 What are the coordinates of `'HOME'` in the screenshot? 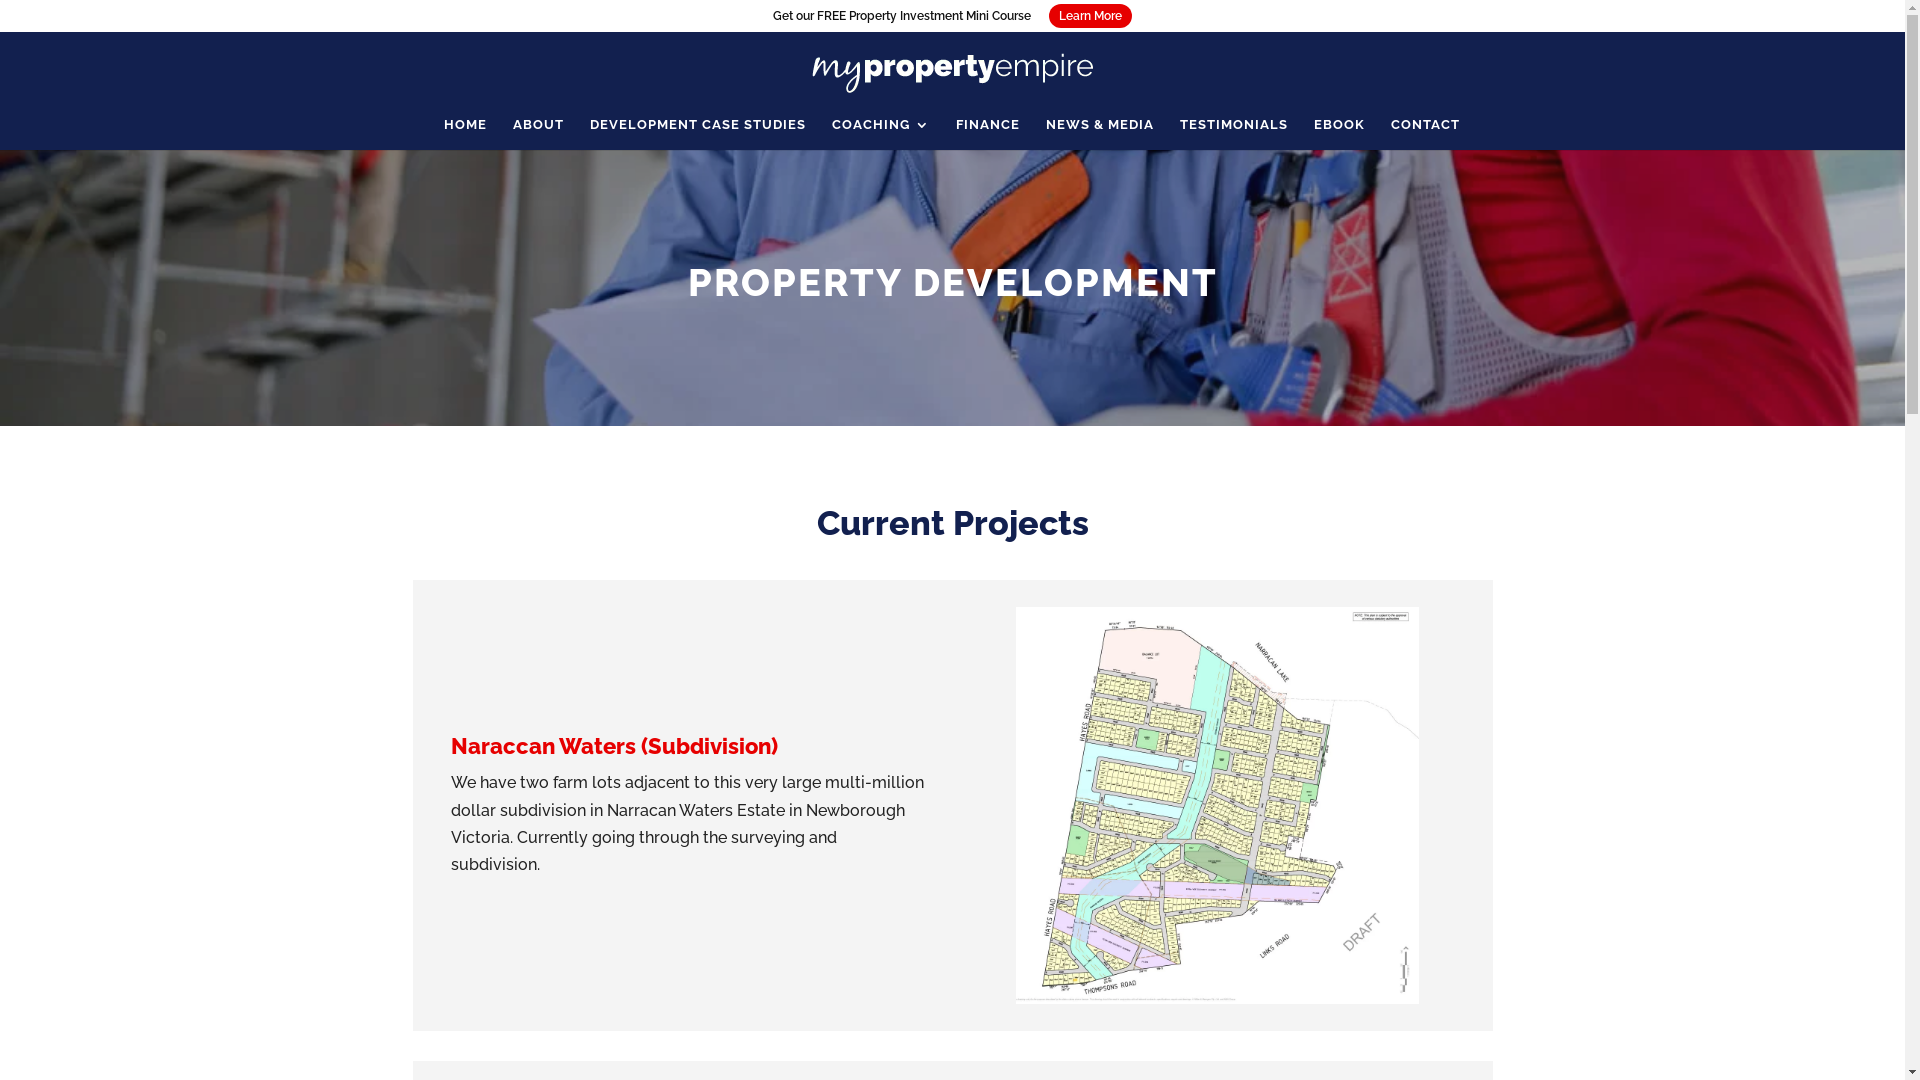 It's located at (464, 134).